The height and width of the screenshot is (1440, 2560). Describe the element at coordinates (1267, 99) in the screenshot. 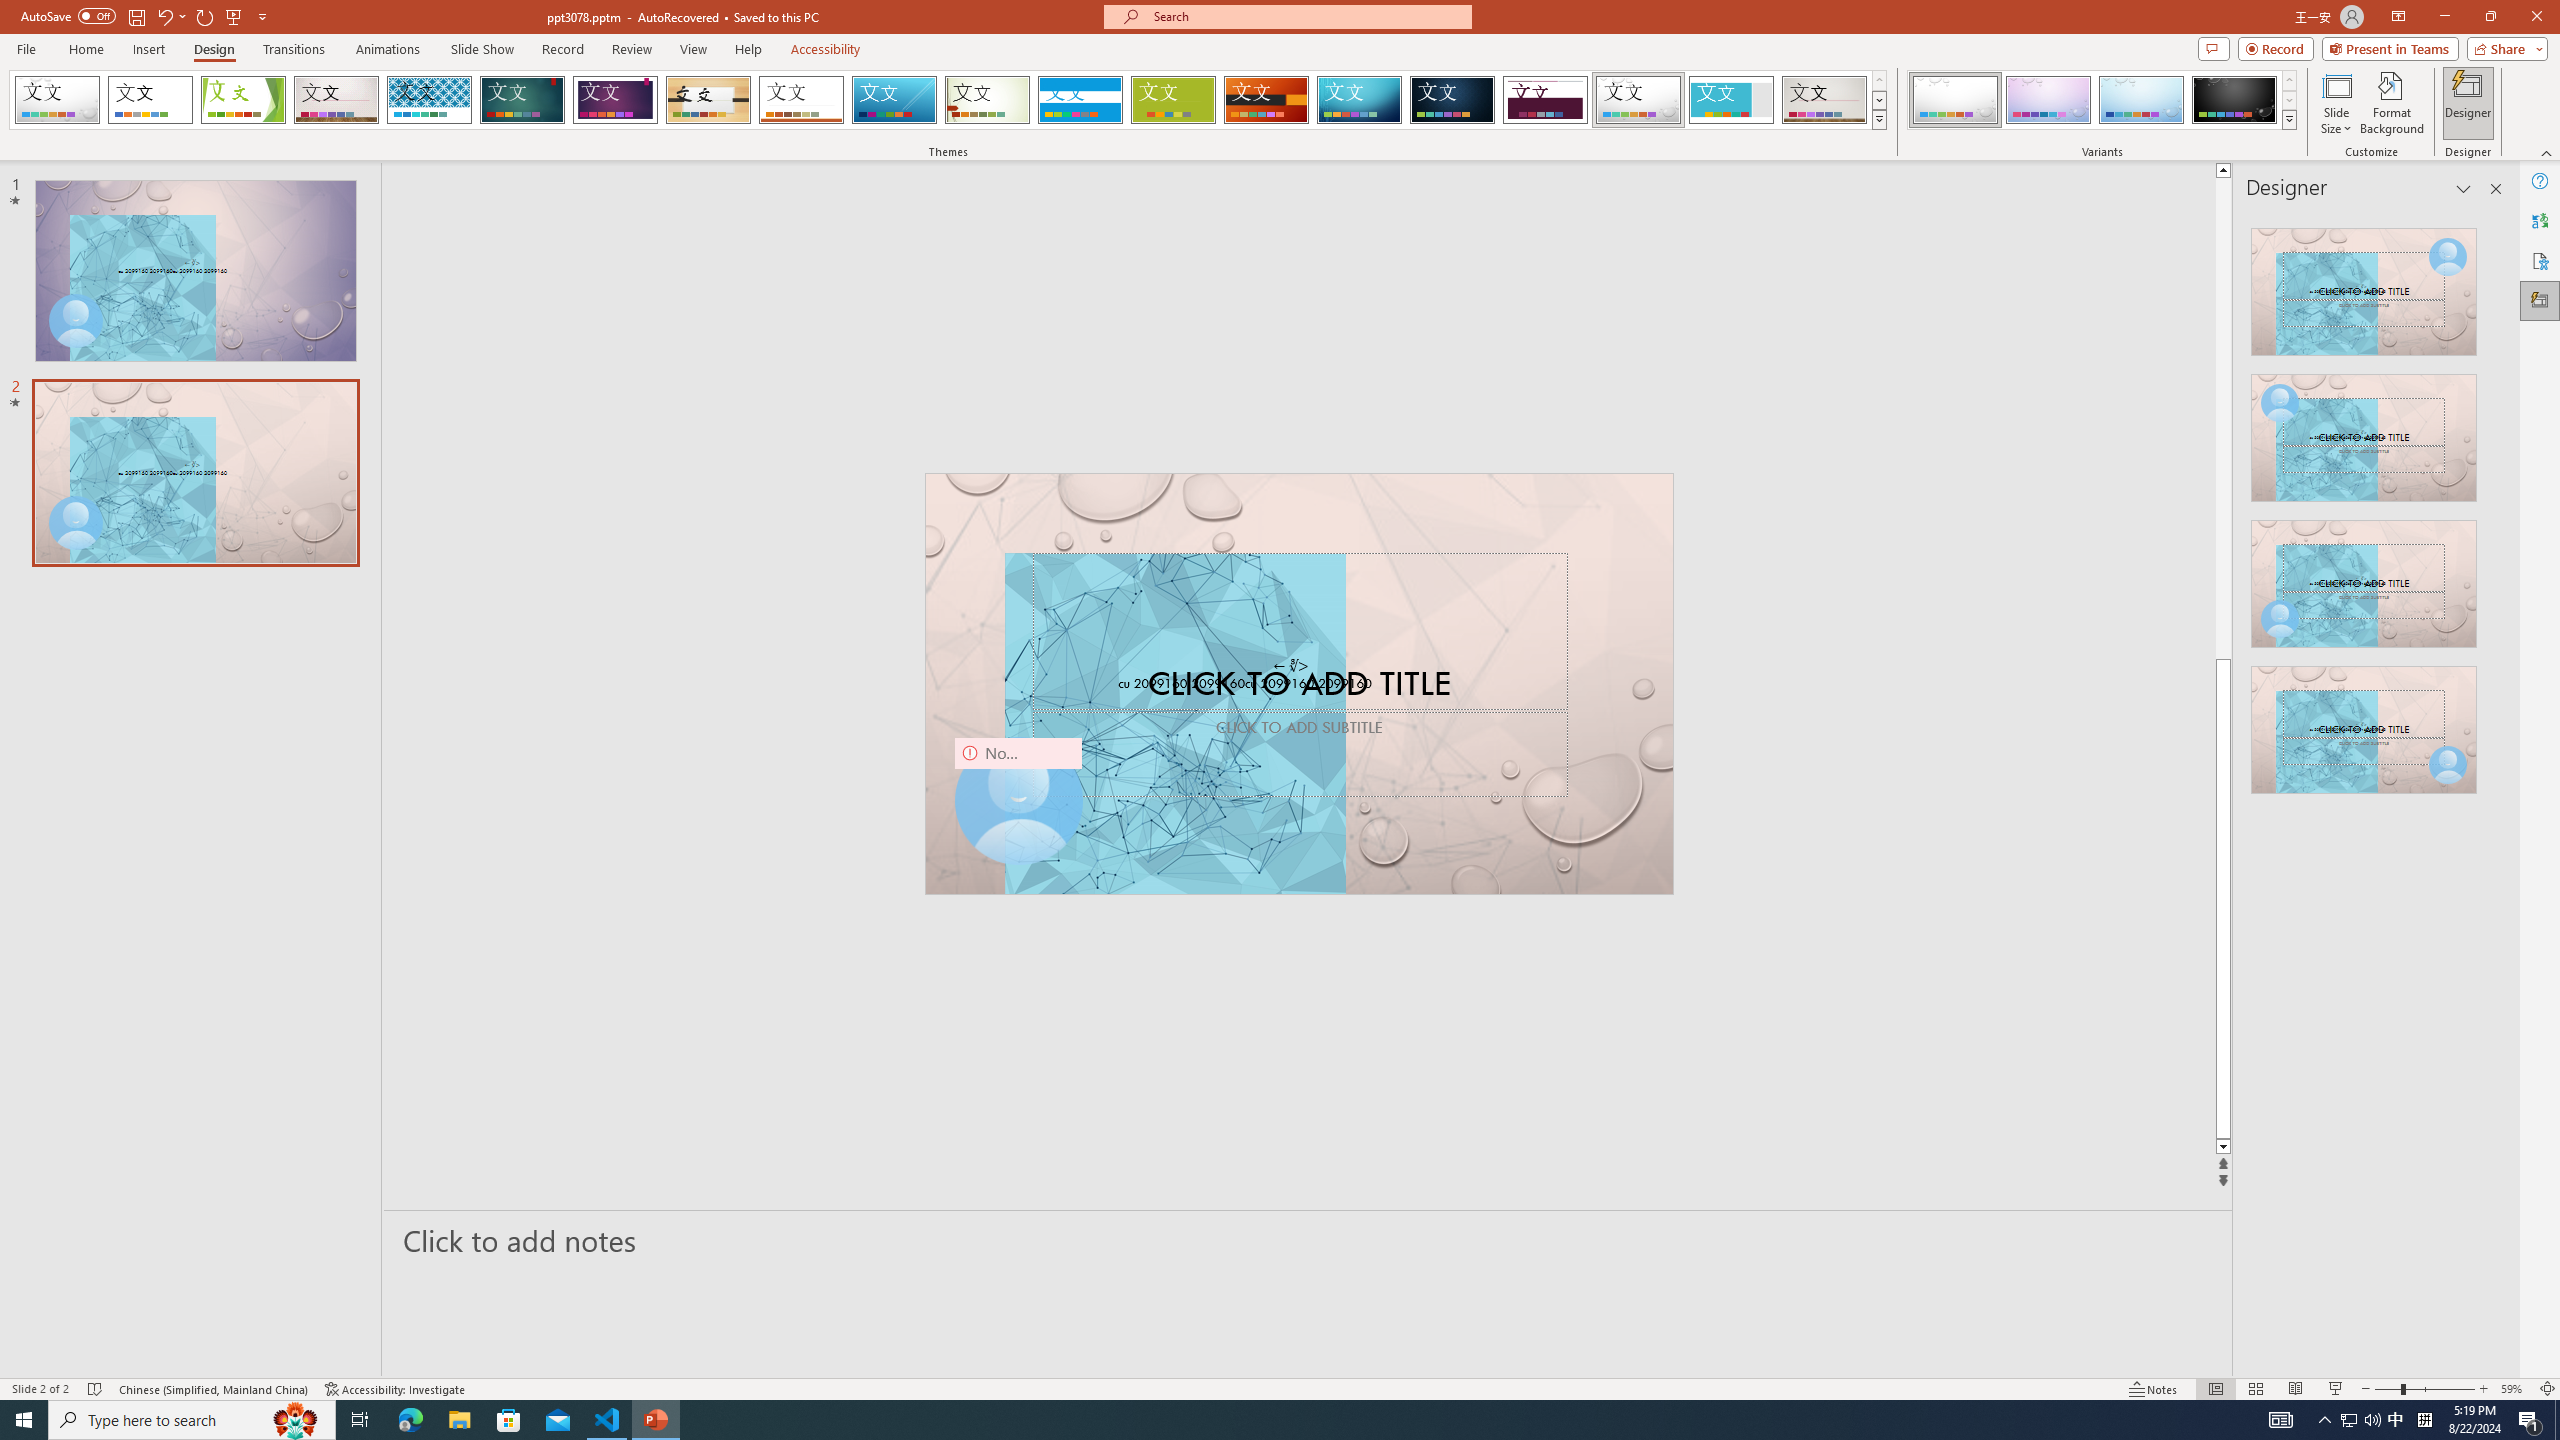

I see `'Berlin'` at that location.